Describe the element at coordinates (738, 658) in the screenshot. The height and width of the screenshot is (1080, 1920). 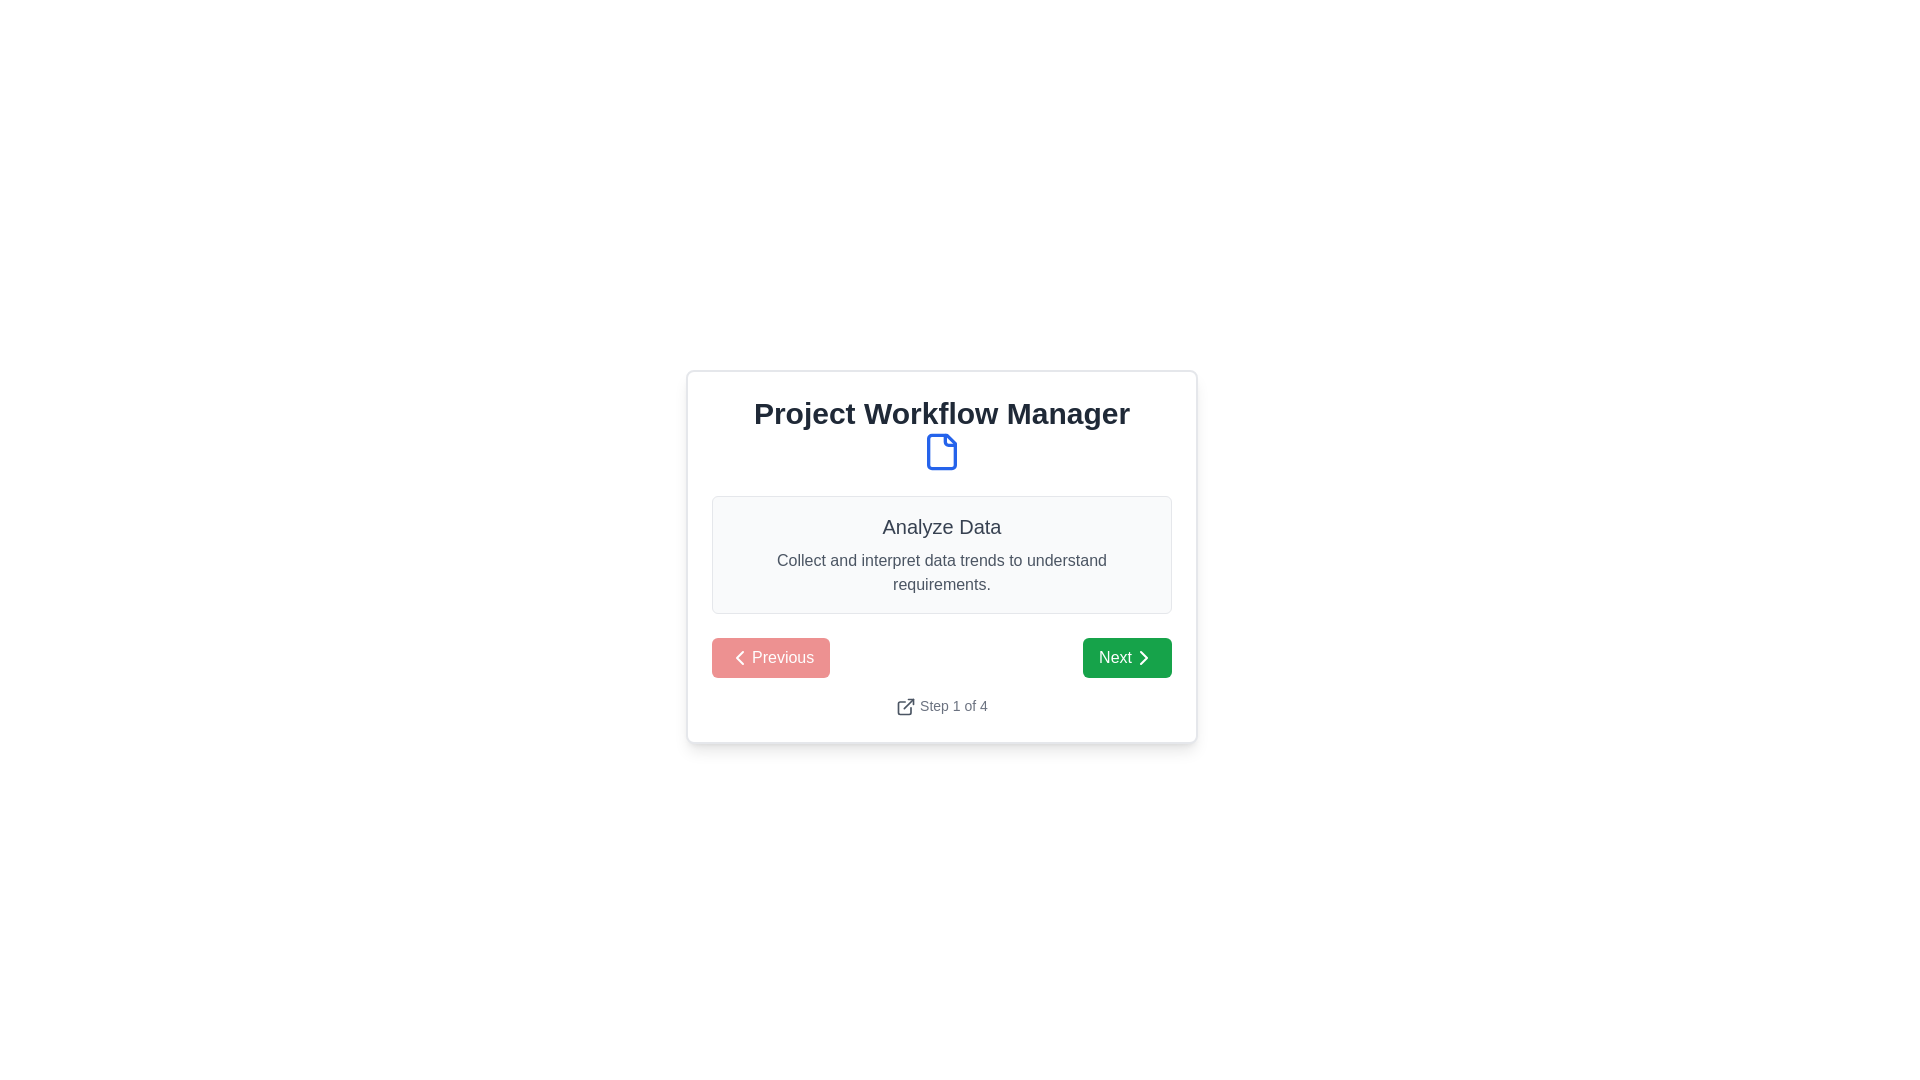
I see `the chevron icon located at the leftmost part of the 'Previous' button` at that location.